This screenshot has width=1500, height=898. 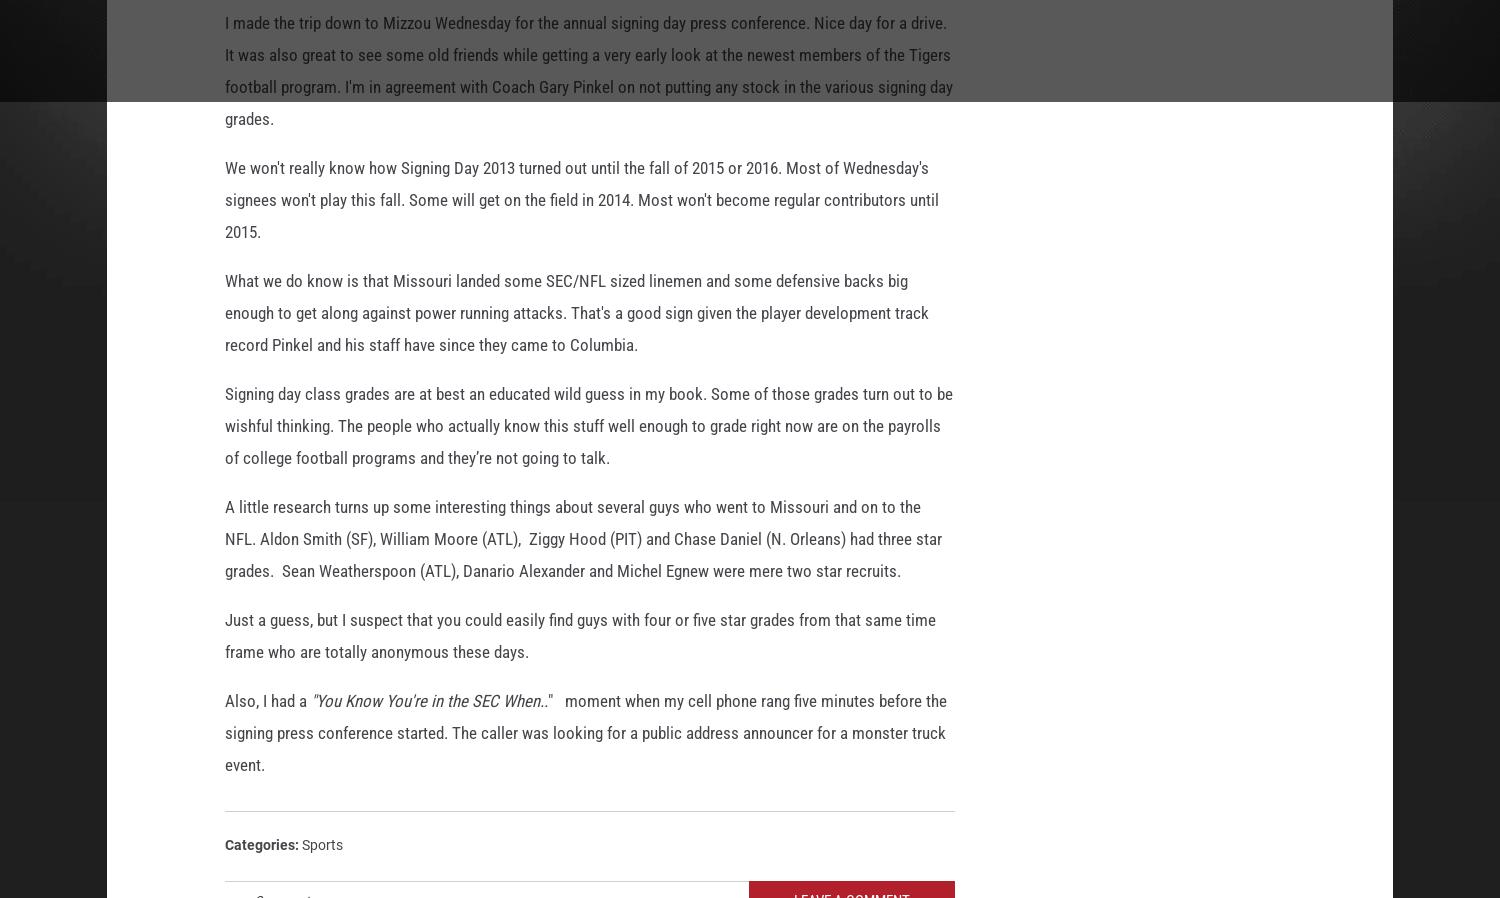 I want to click on 'Also, I had a', so click(x=265, y=705).